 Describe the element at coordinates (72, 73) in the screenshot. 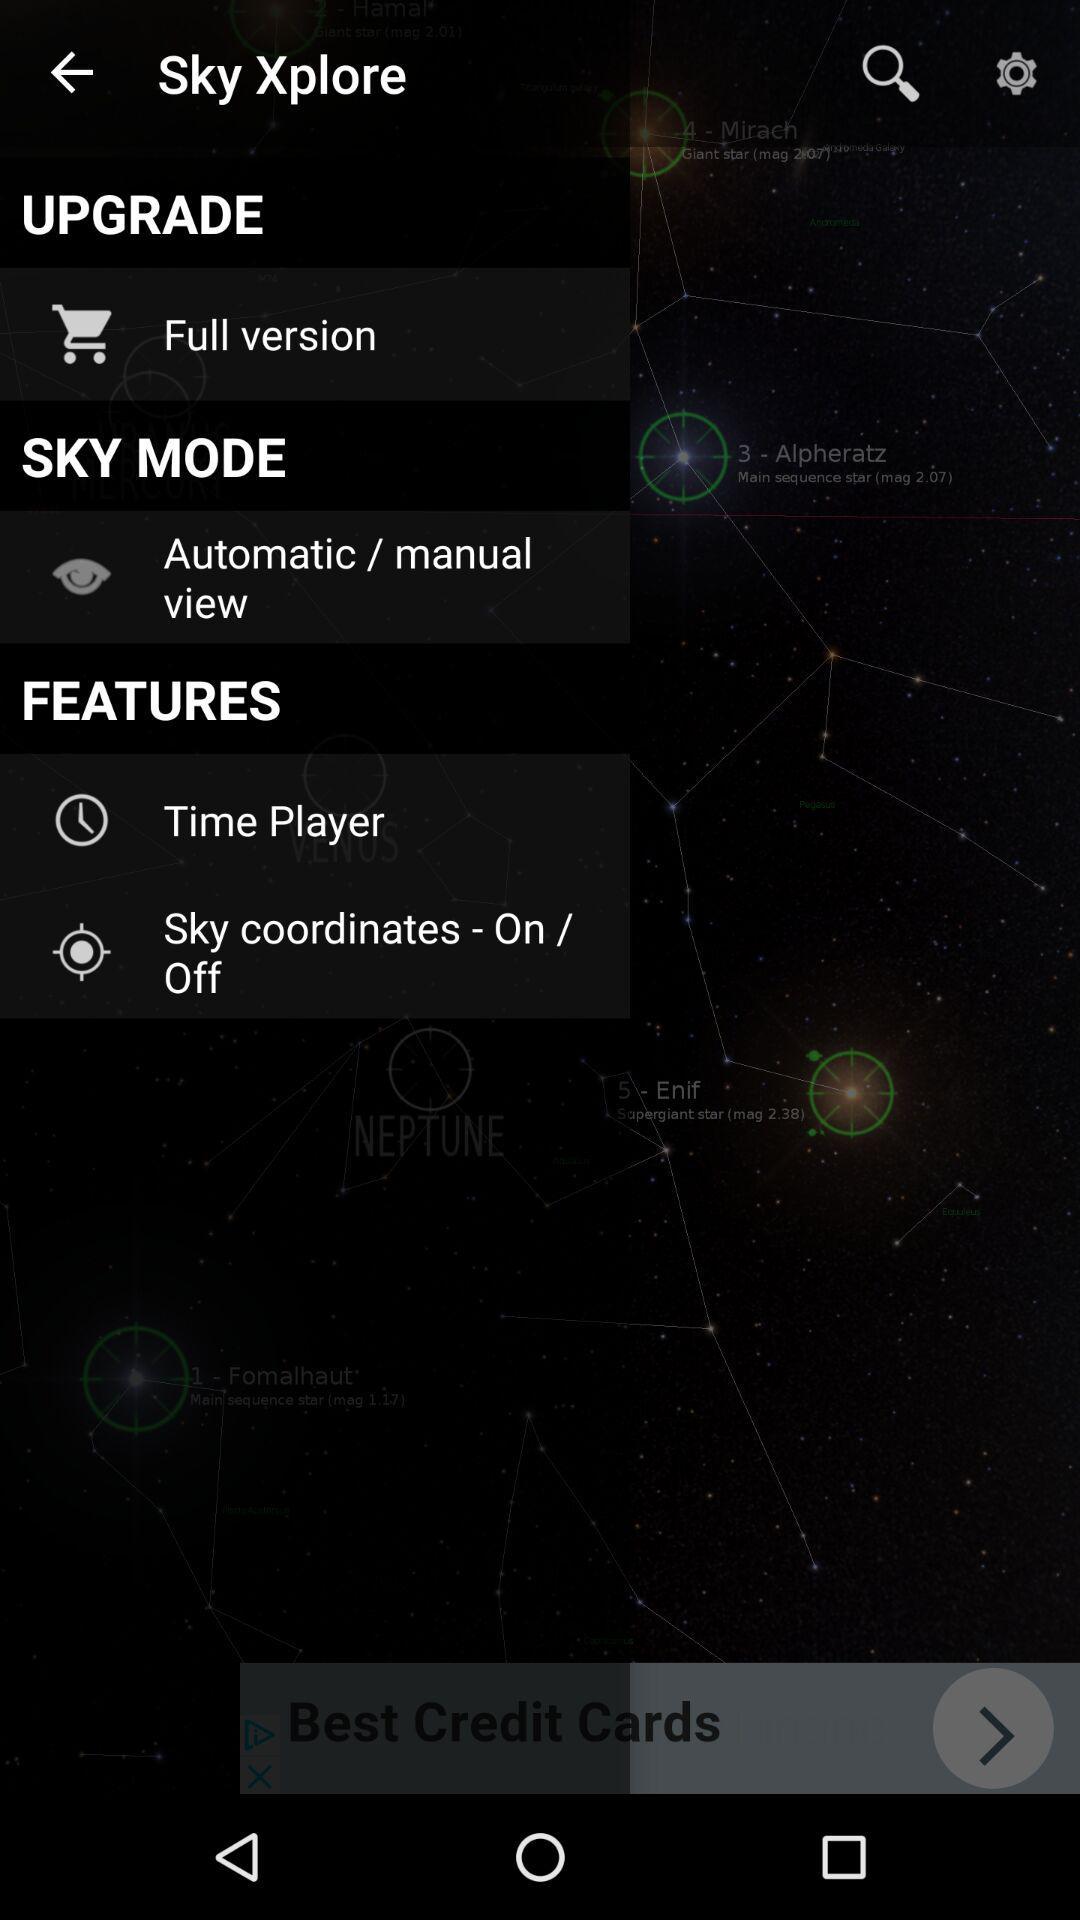

I see `the icon above upgrade icon` at that location.